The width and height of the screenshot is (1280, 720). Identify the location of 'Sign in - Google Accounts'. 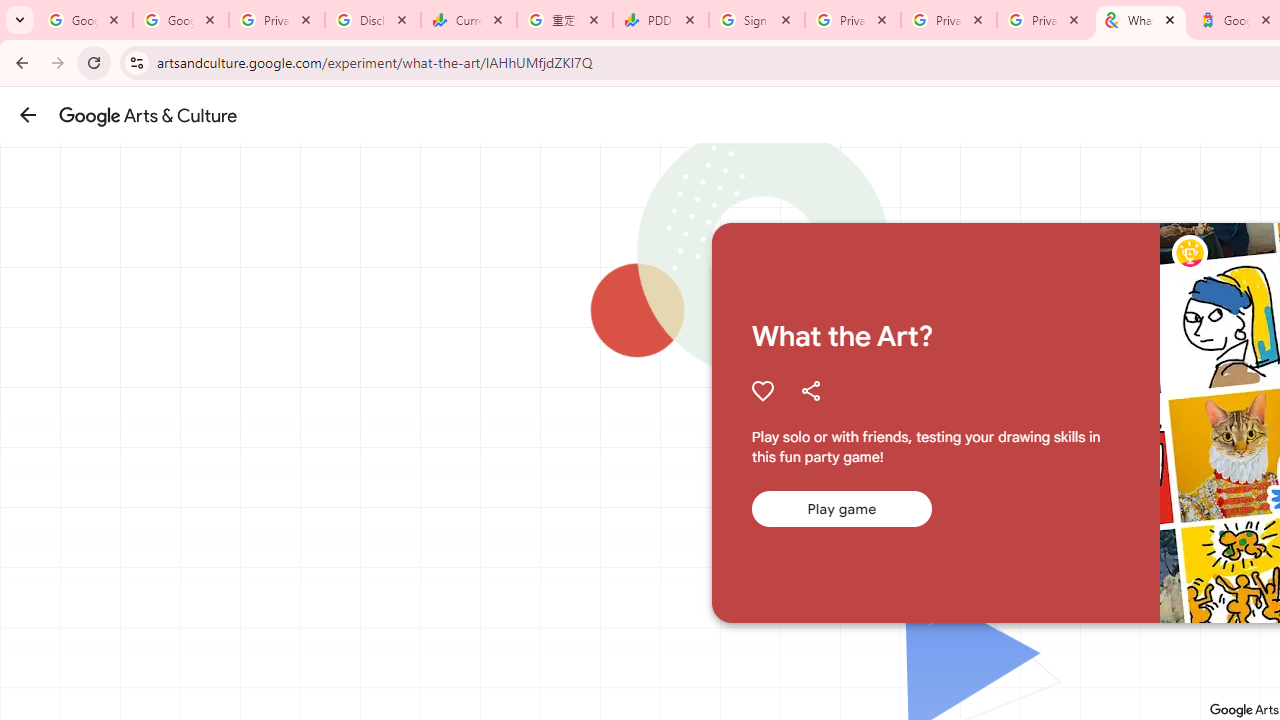
(756, 20).